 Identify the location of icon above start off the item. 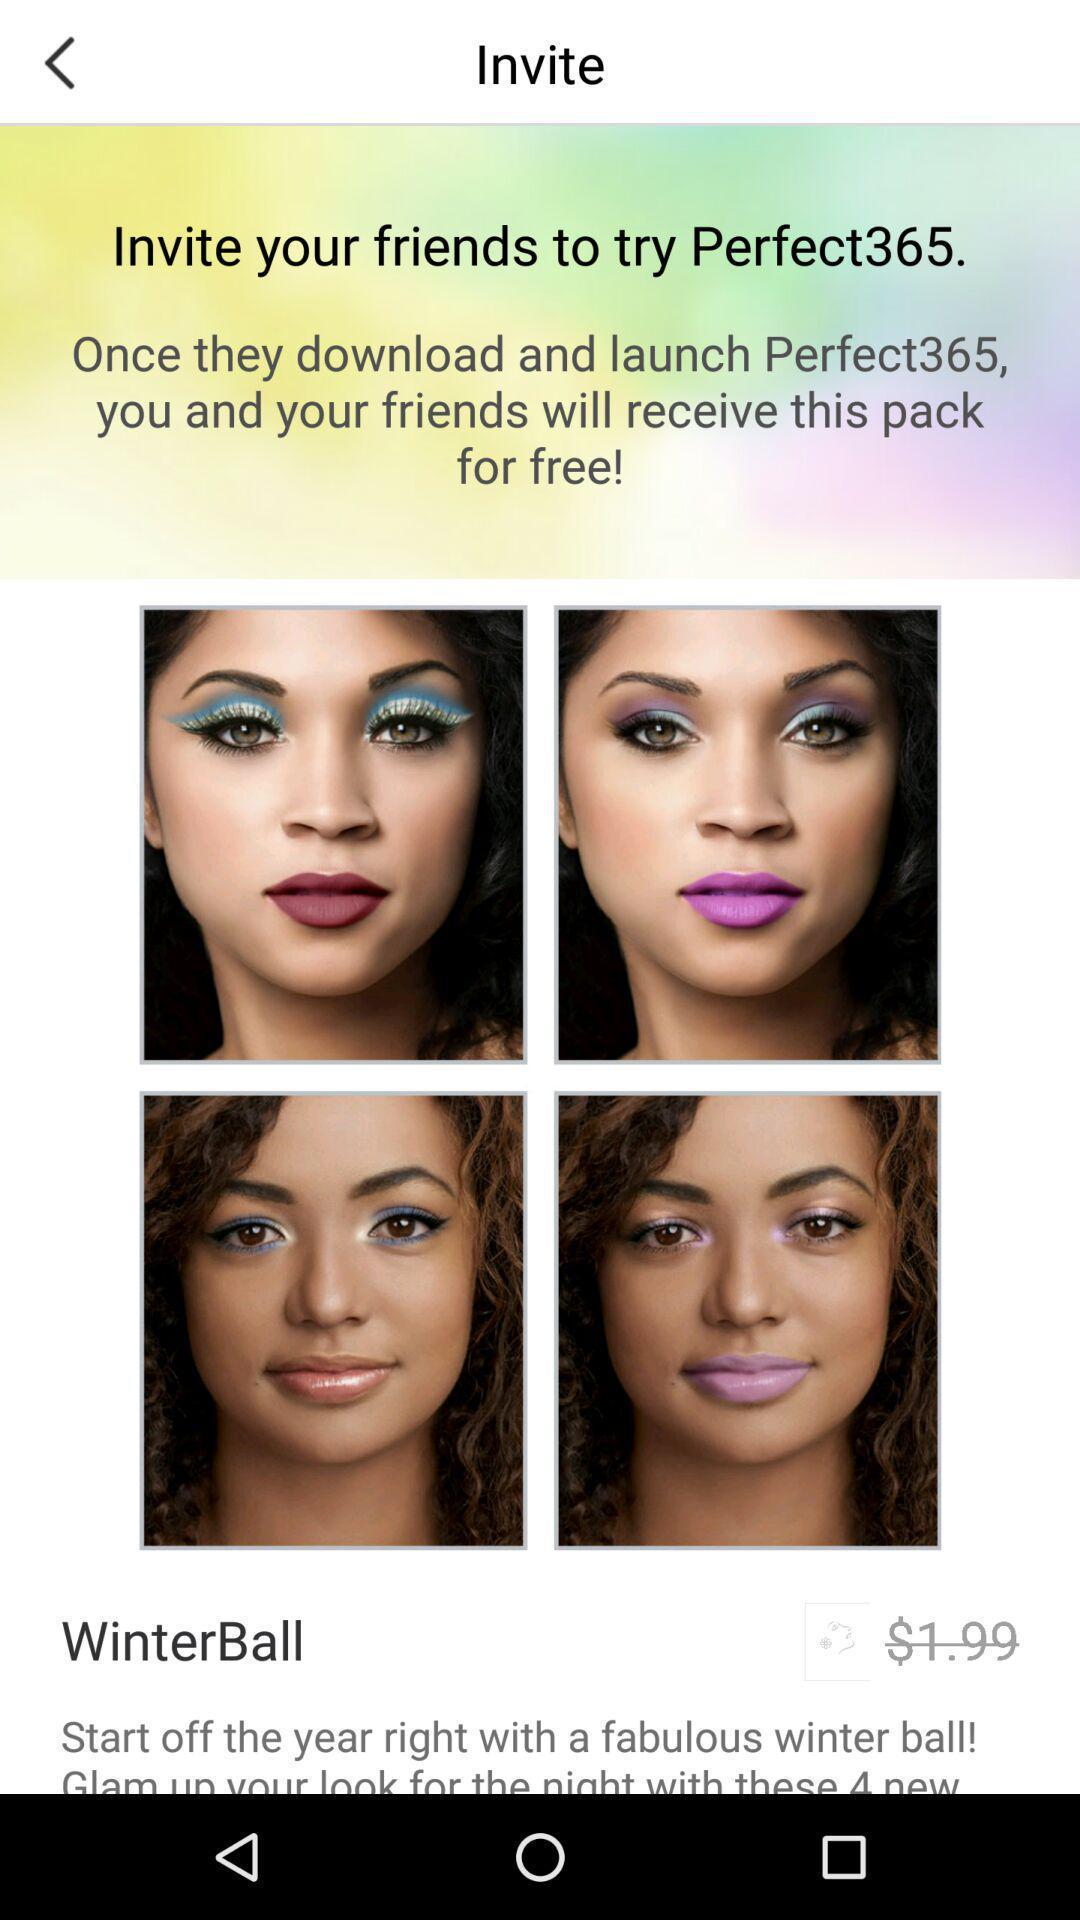
(182, 1639).